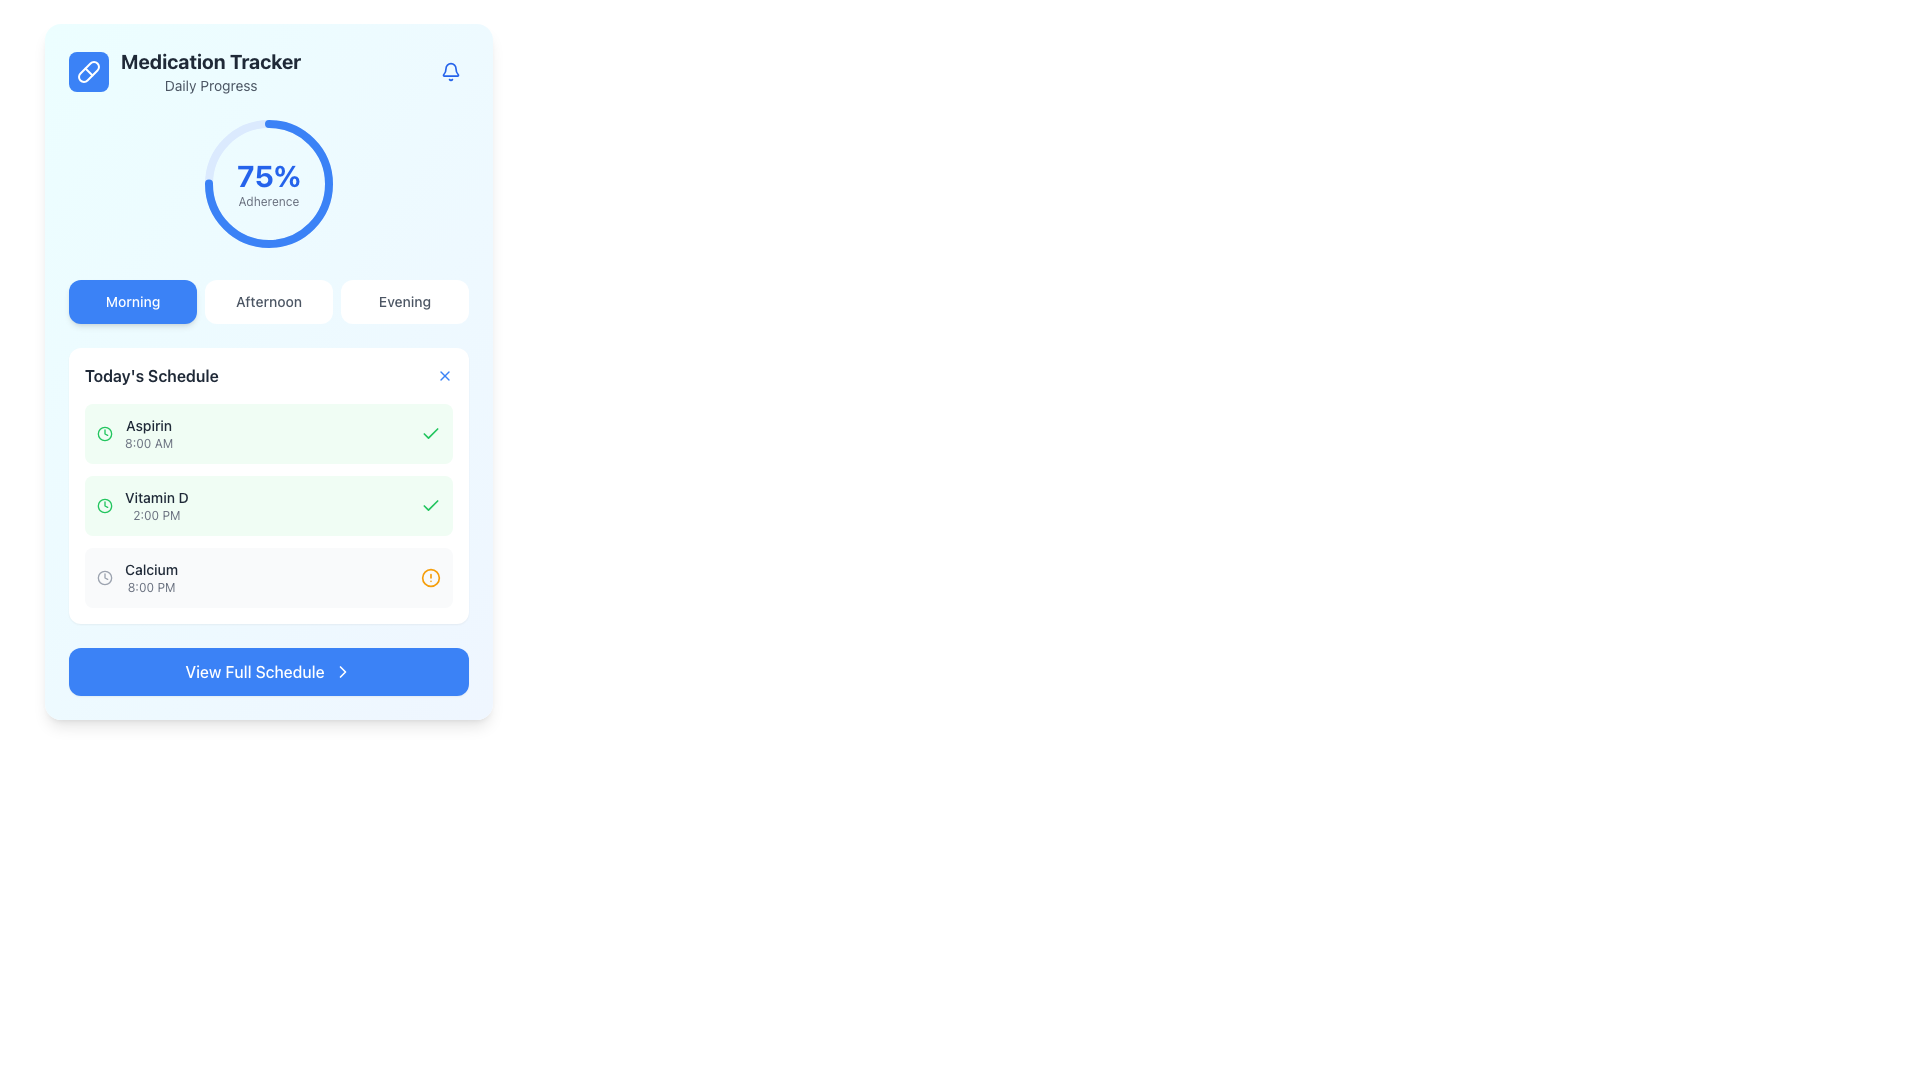 The image size is (1920, 1080). I want to click on percentage value displayed in the large, bold blue text label showing '75%' located in the 'Medication Tracker' section above the word 'Adherence', so click(267, 174).